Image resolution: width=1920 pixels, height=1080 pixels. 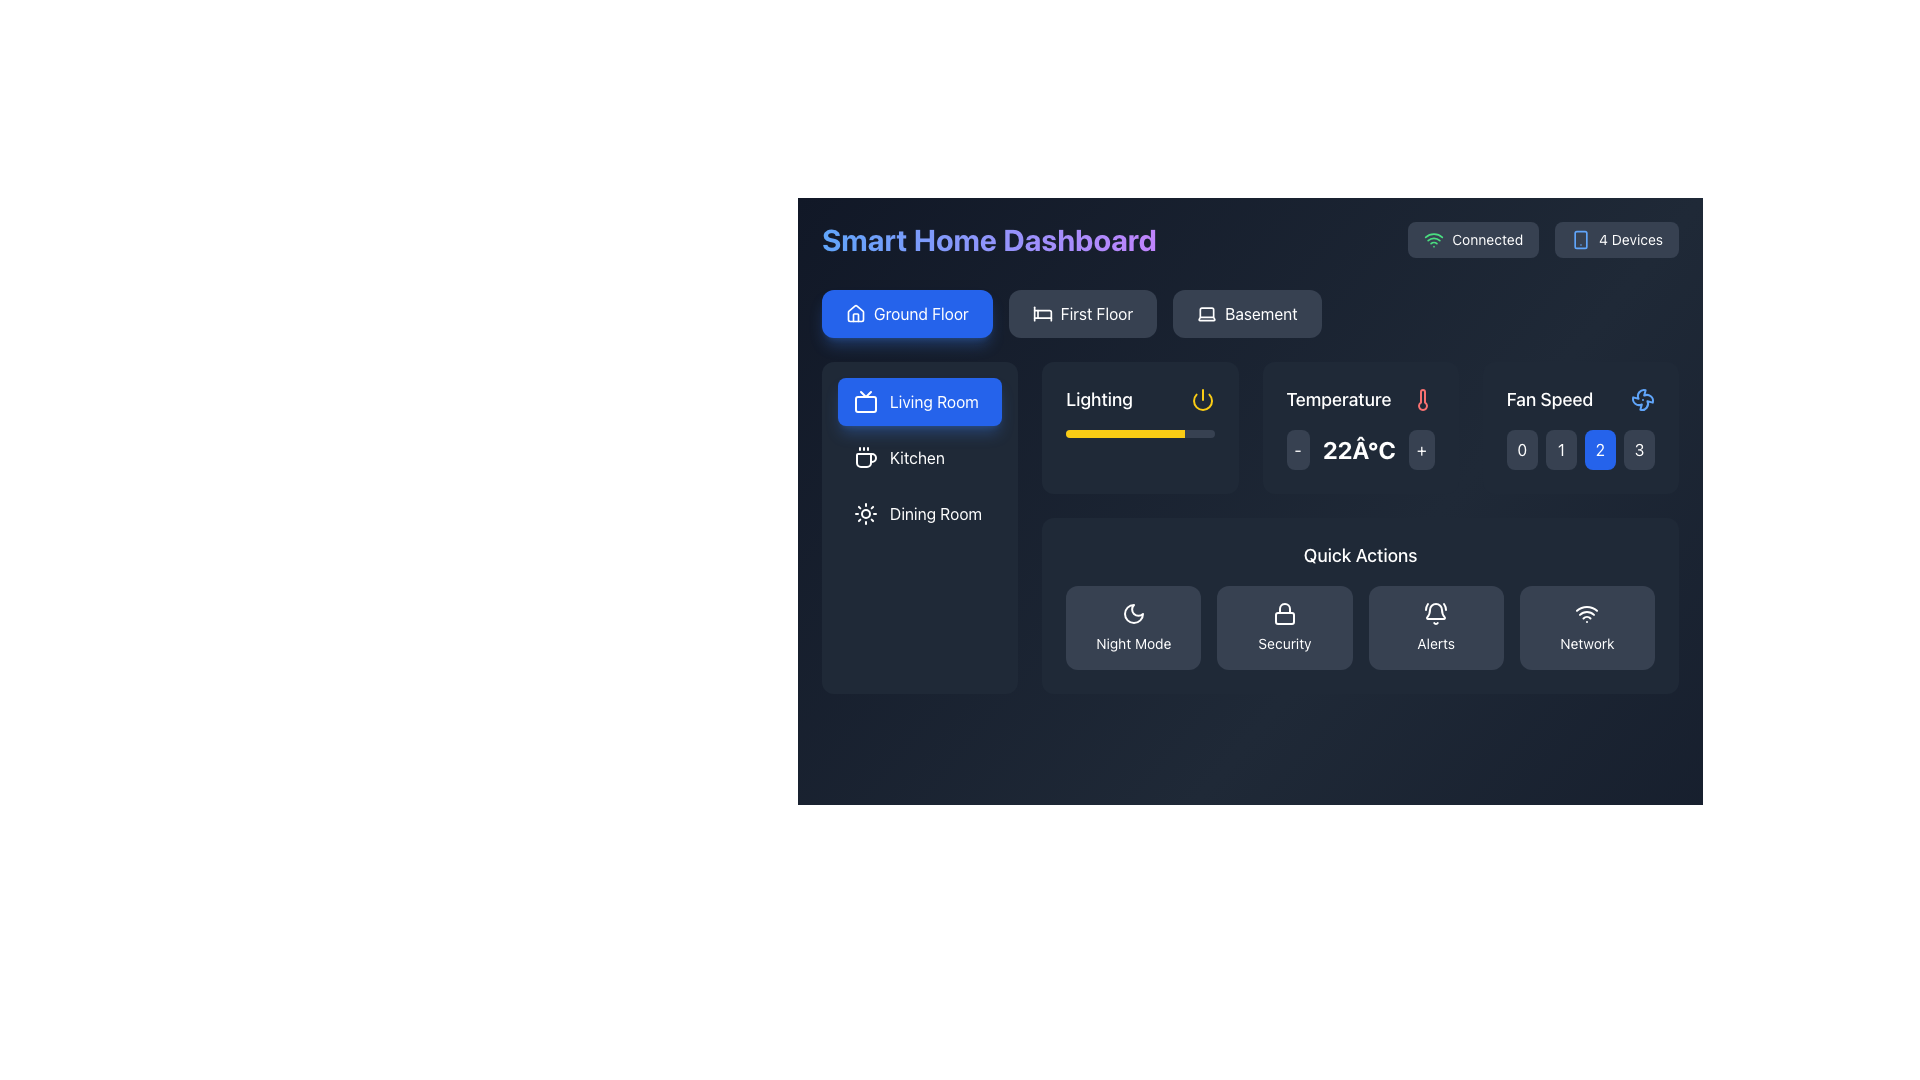 What do you see at coordinates (989, 238) in the screenshot?
I see `the static text element that serves as the heading for the 'Smart Home Dashboard', located at the top-left side of the interface` at bounding box center [989, 238].